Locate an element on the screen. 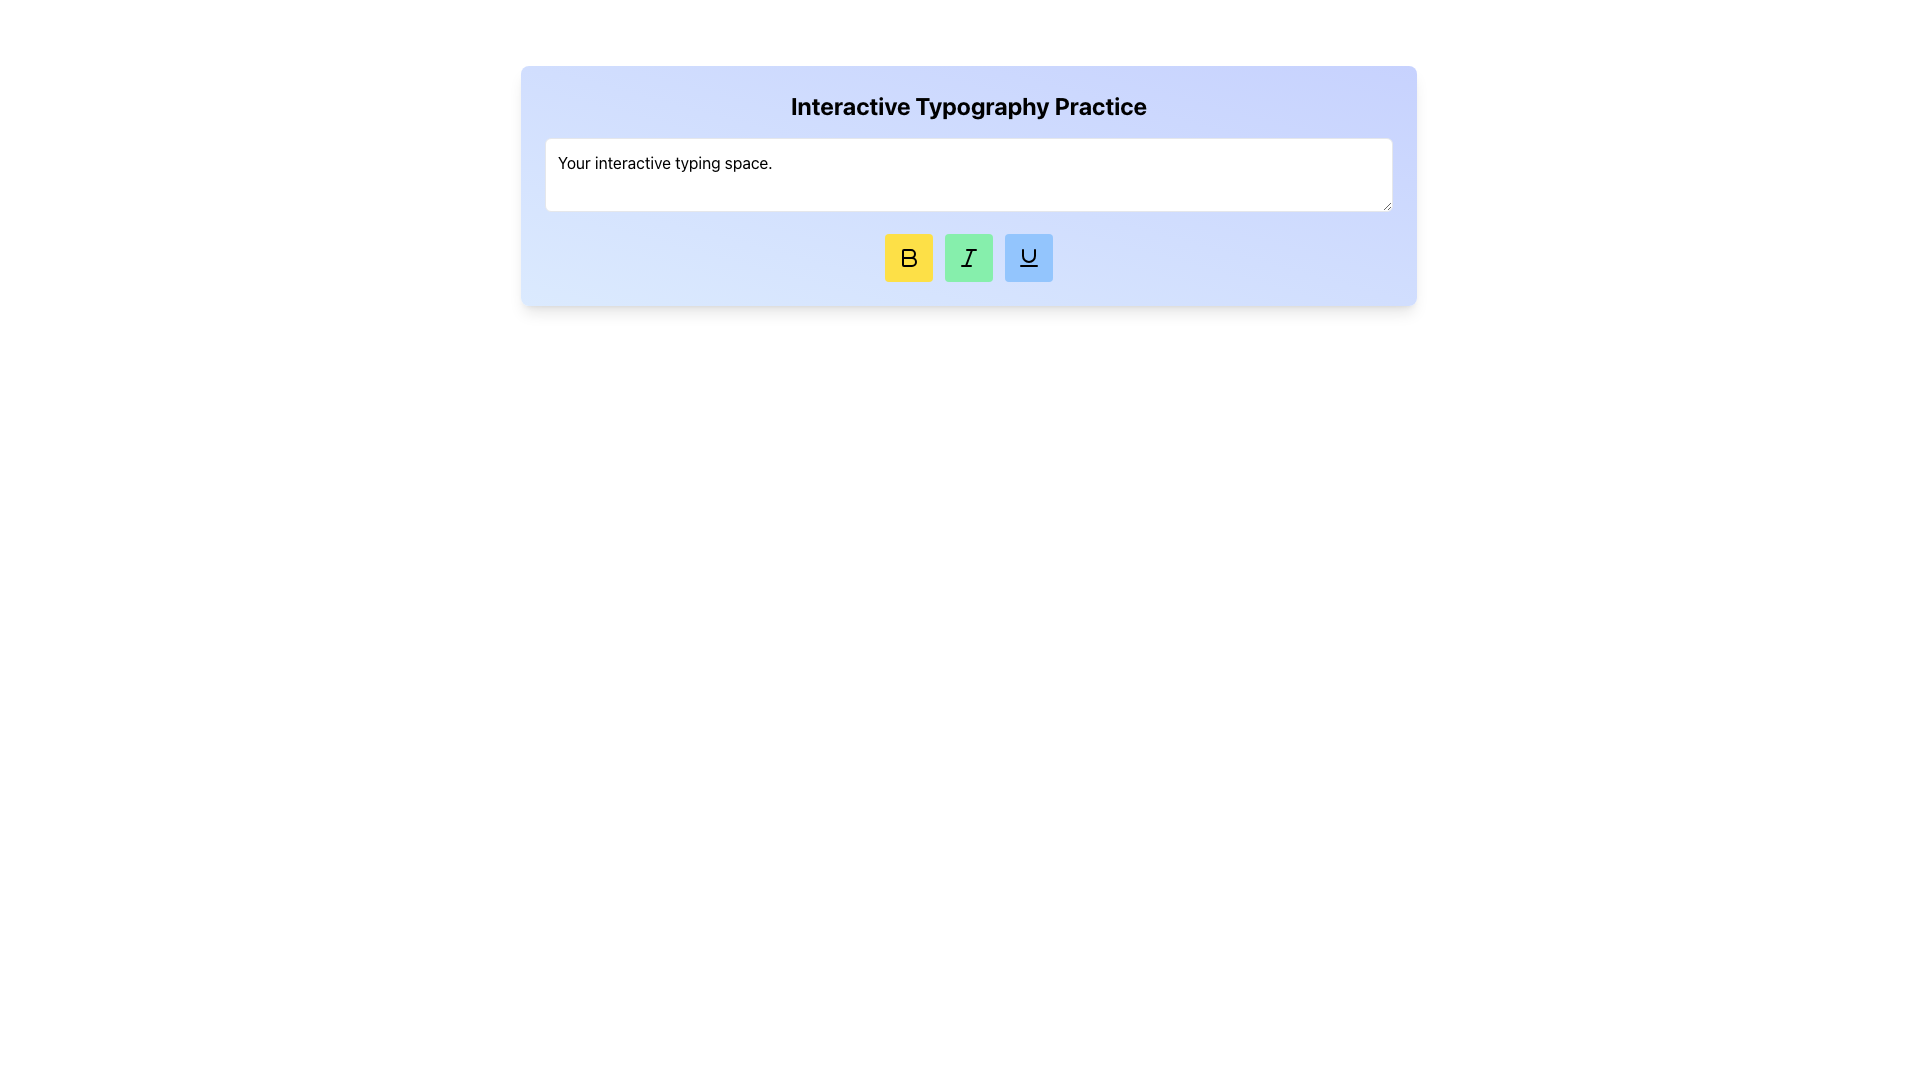 This screenshot has width=1920, height=1080. the blue button with an underline icon, the third button from the left in a row of three, located centrally below the typing area to change the background color is located at coordinates (1028, 257).